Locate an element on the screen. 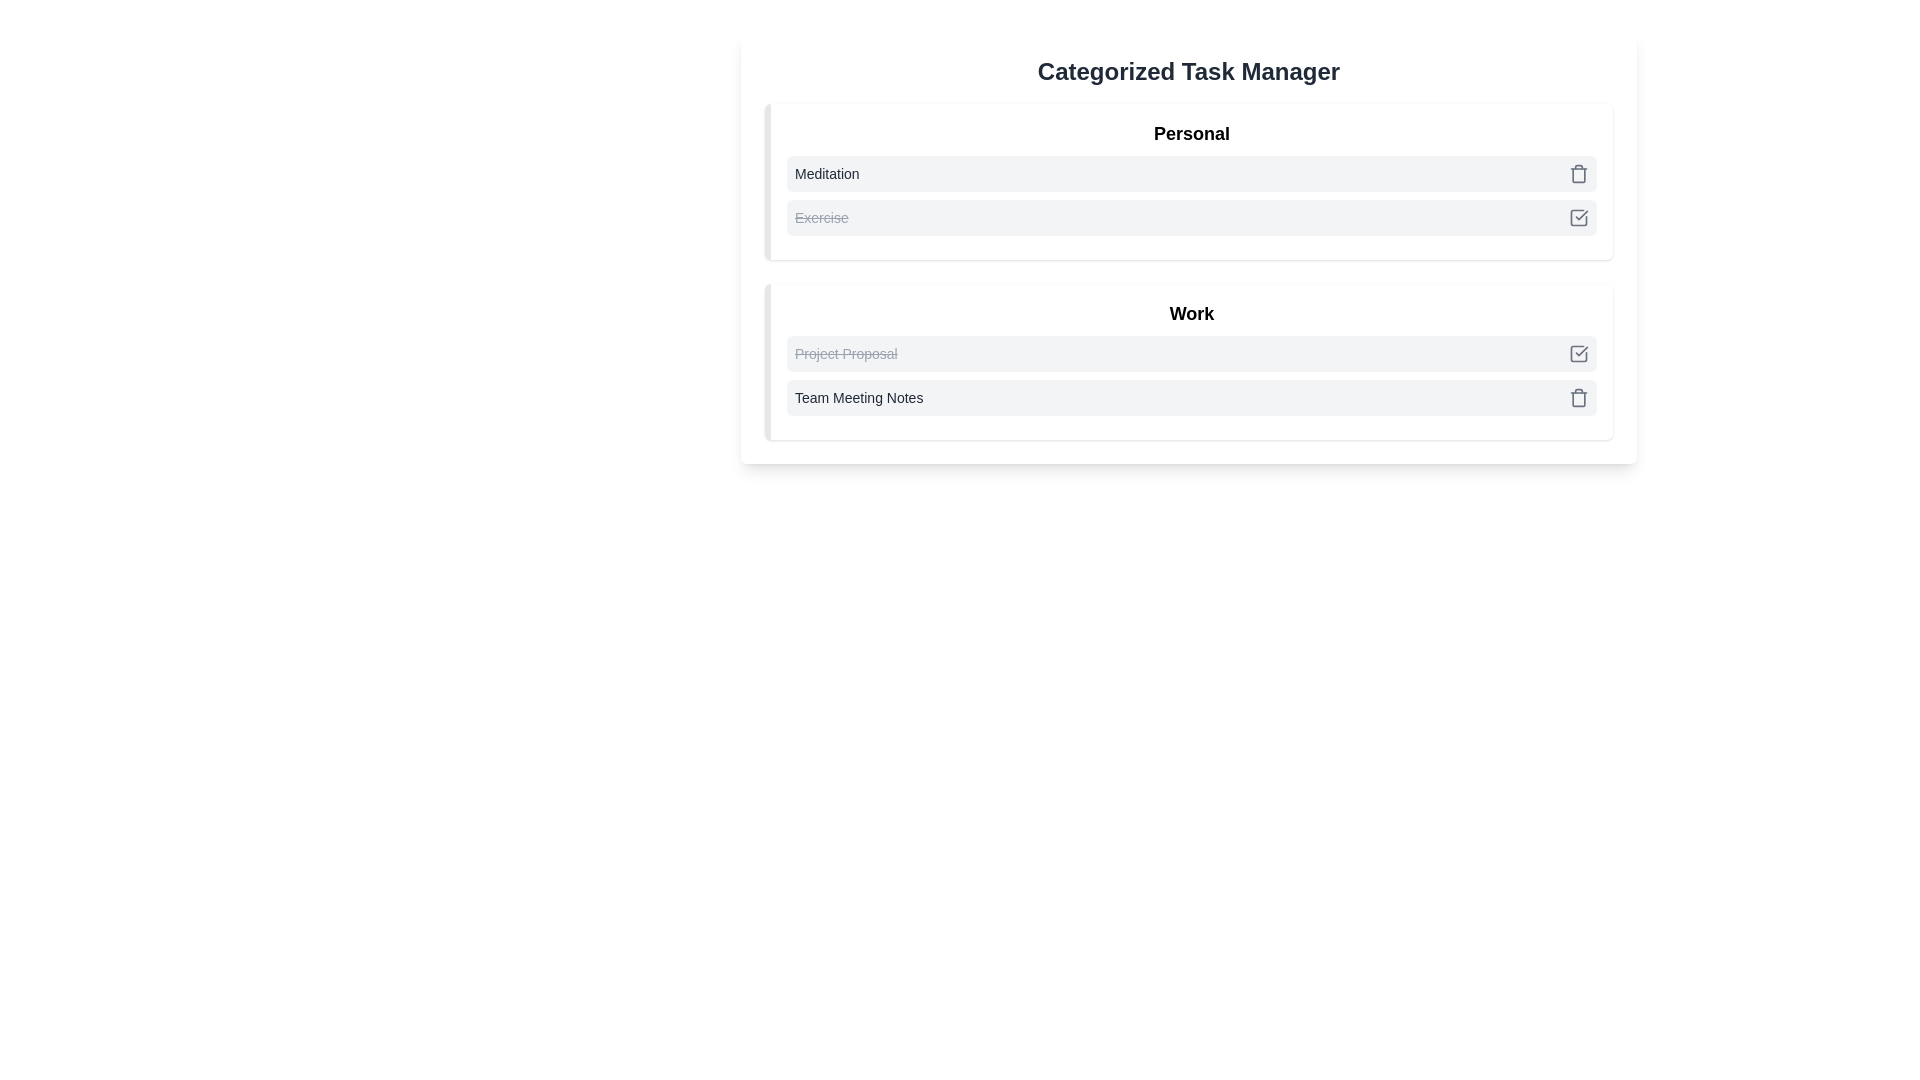  the Checkbox icon for the 'Team Meeting Notes' task located under the 'Work' category is located at coordinates (1578, 353).